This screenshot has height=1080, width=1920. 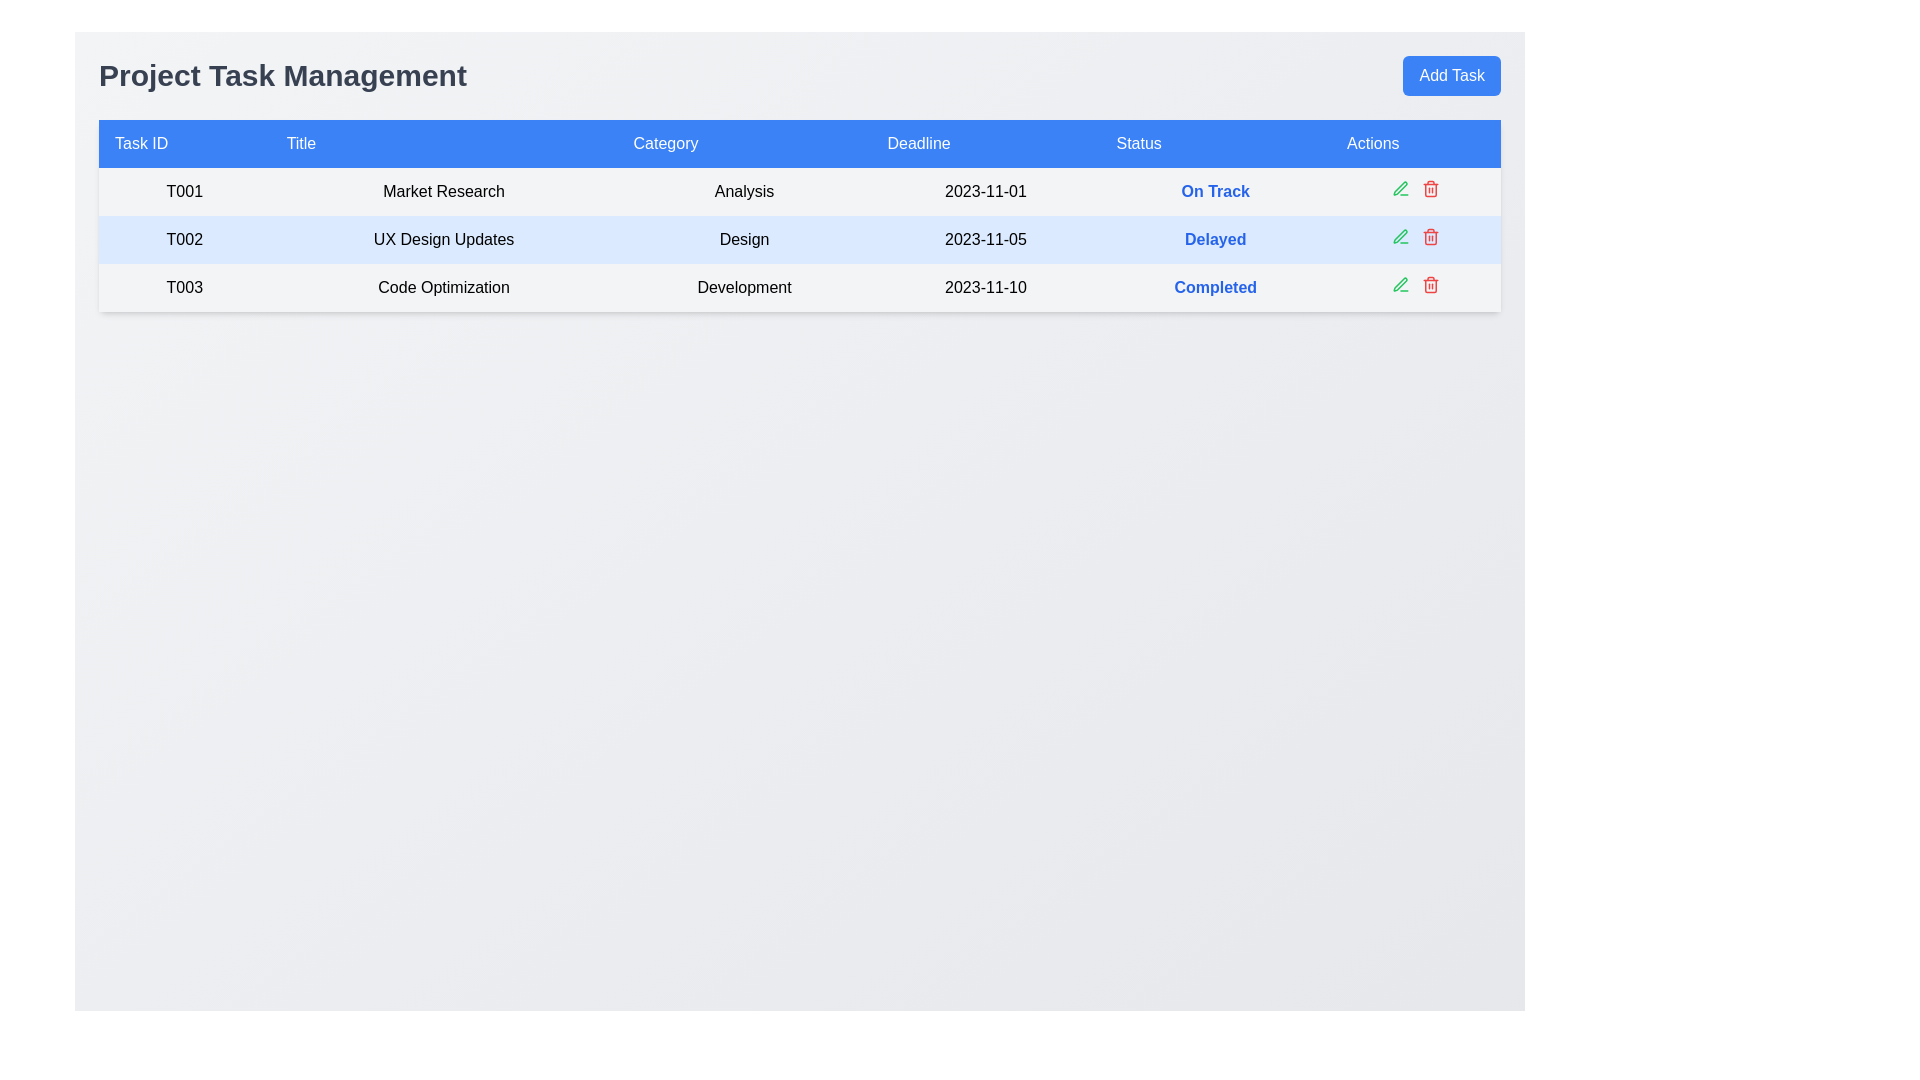 What do you see at coordinates (1415, 189) in the screenshot?
I see `the button group consisting of a green and a red icon located` at bounding box center [1415, 189].